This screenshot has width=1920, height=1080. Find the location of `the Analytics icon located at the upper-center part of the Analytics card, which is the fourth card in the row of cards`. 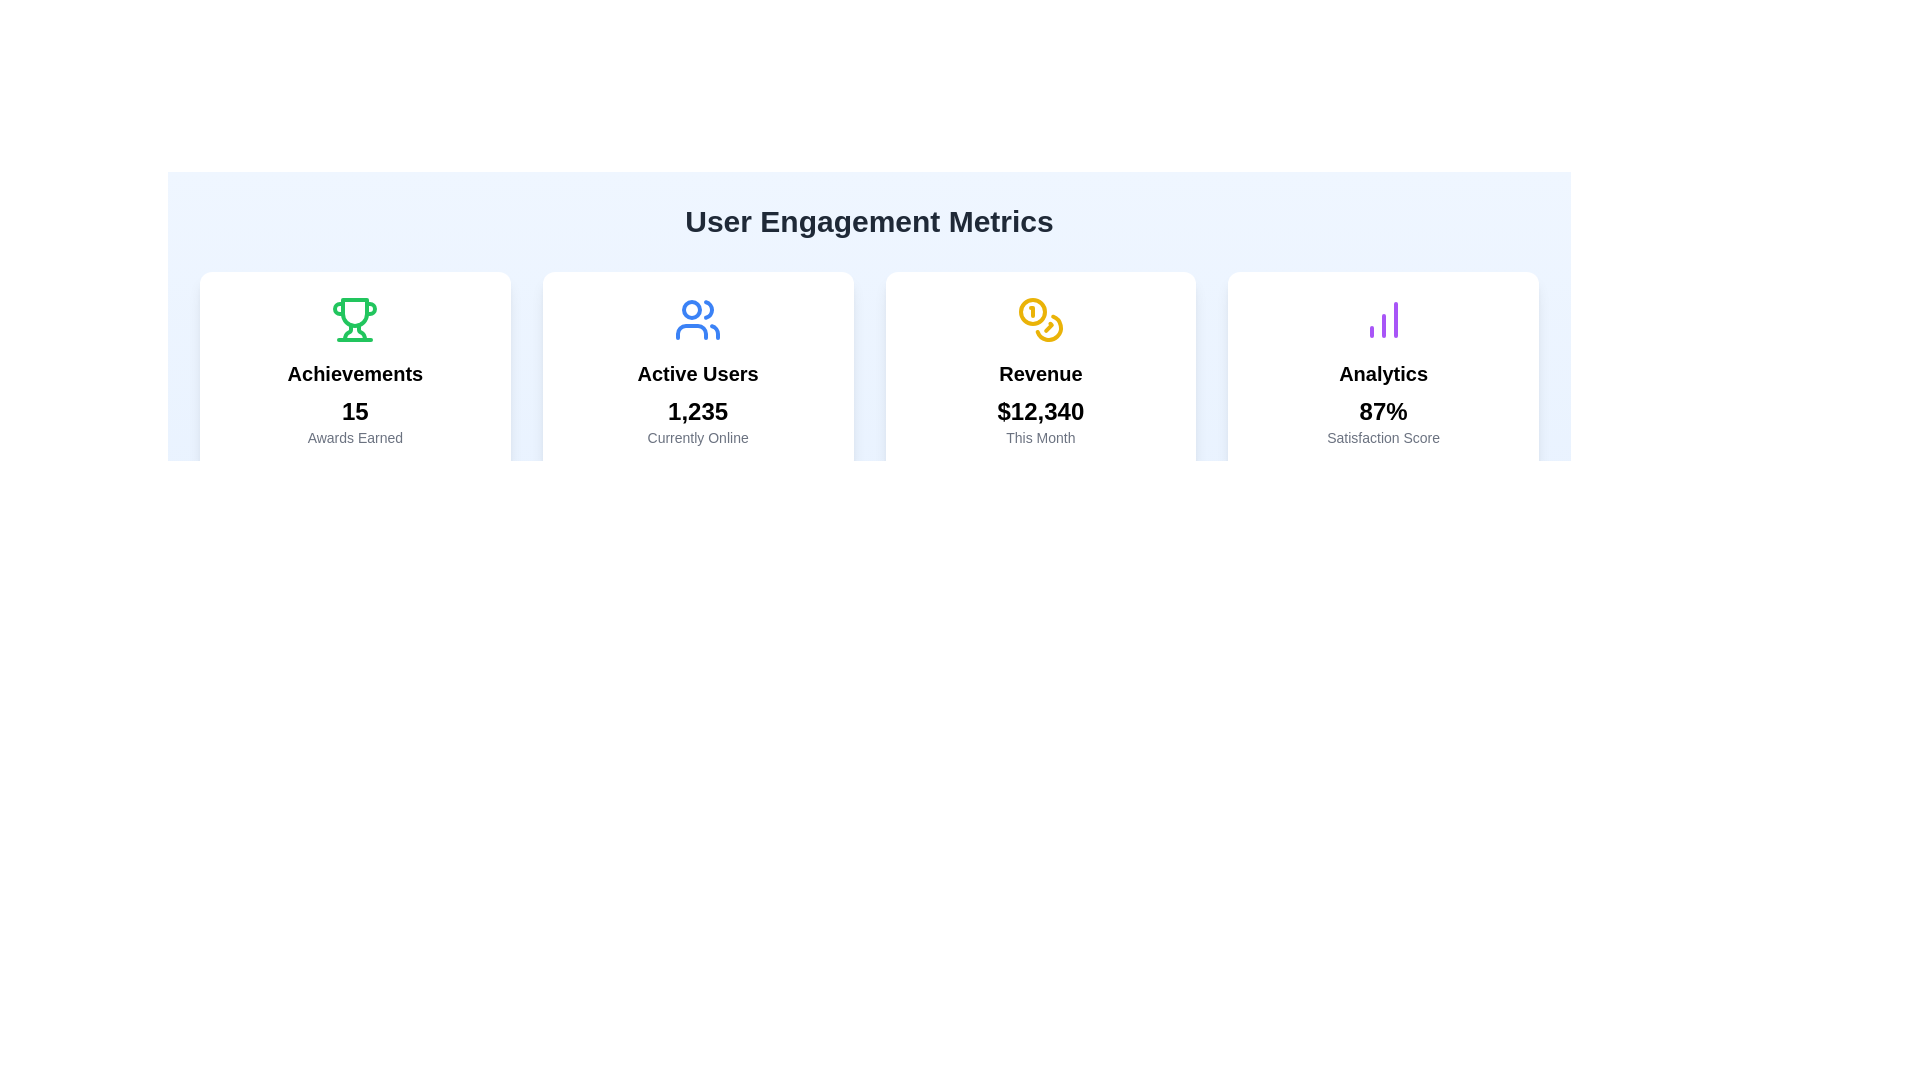

the Analytics icon located at the upper-center part of the Analytics card, which is the fourth card in the row of cards is located at coordinates (1382, 319).